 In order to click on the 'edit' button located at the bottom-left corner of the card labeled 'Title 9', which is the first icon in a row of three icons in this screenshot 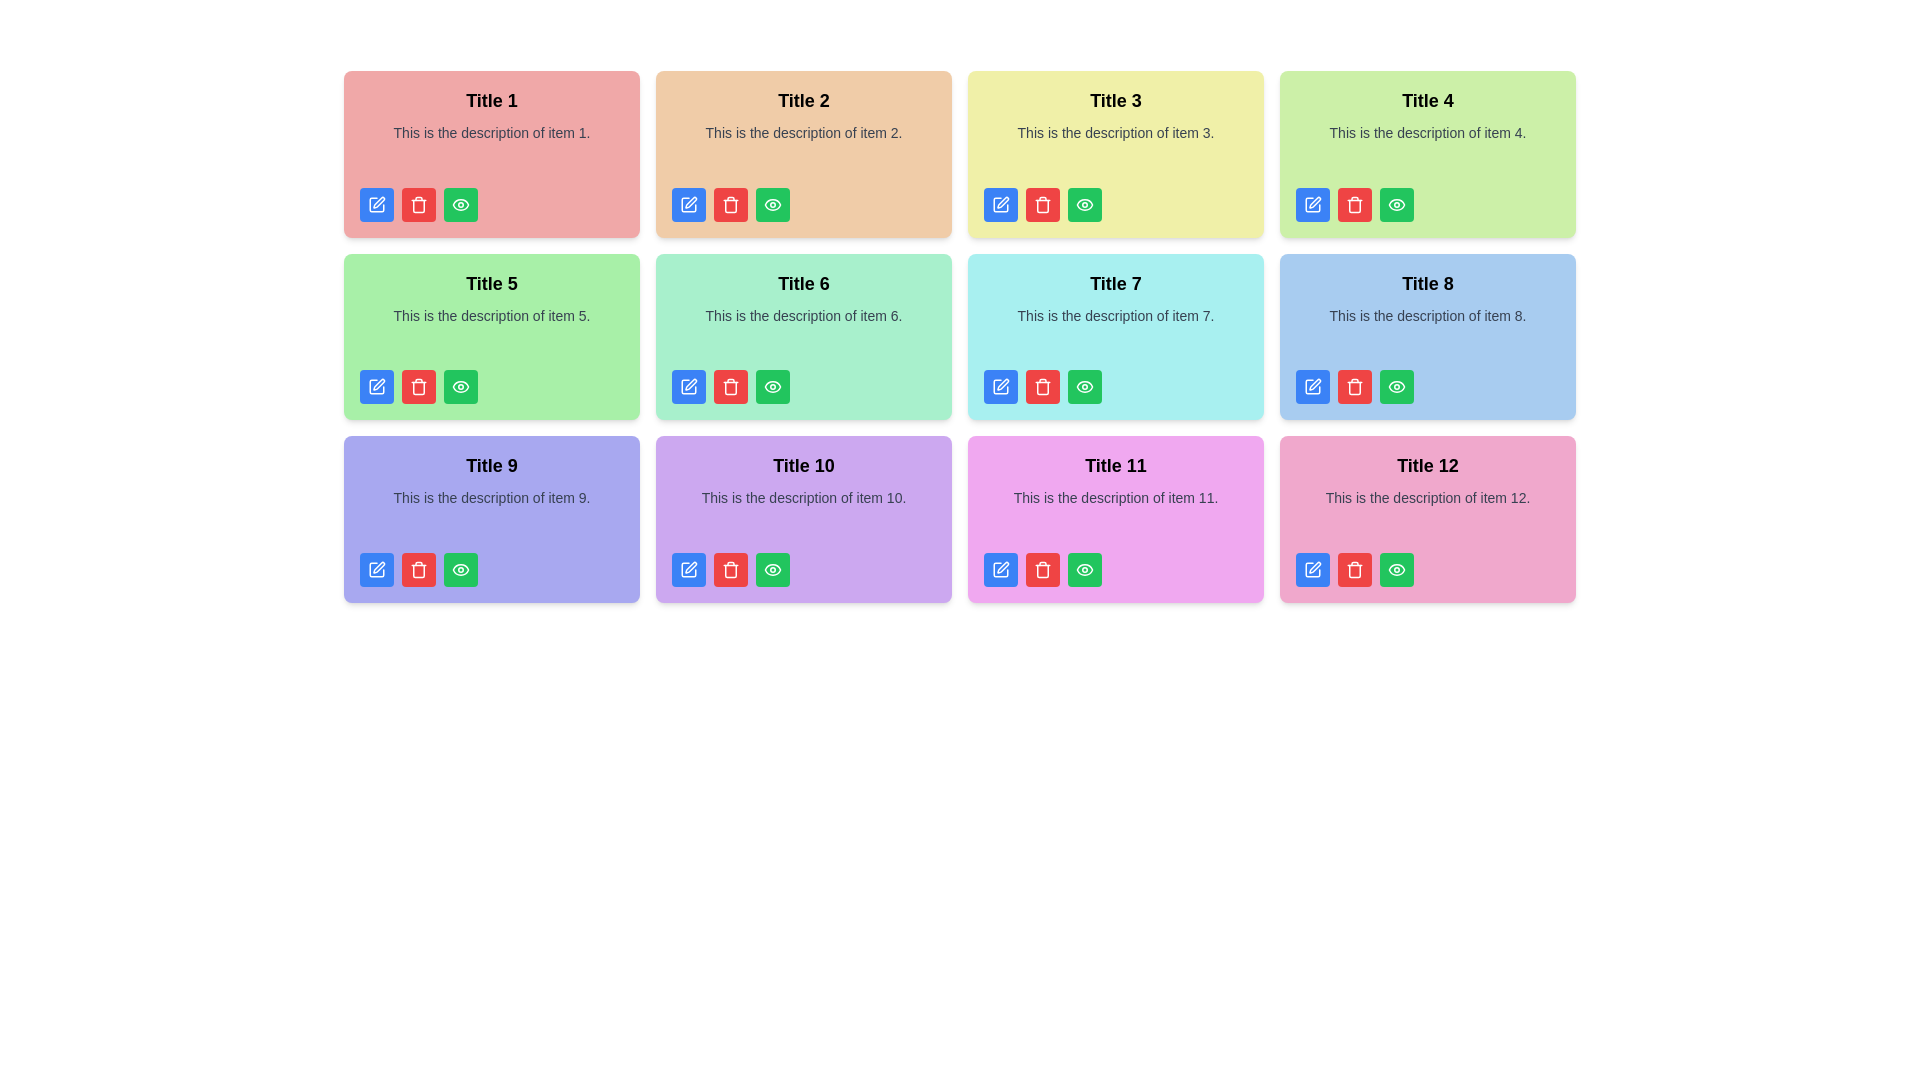, I will do `click(377, 569)`.